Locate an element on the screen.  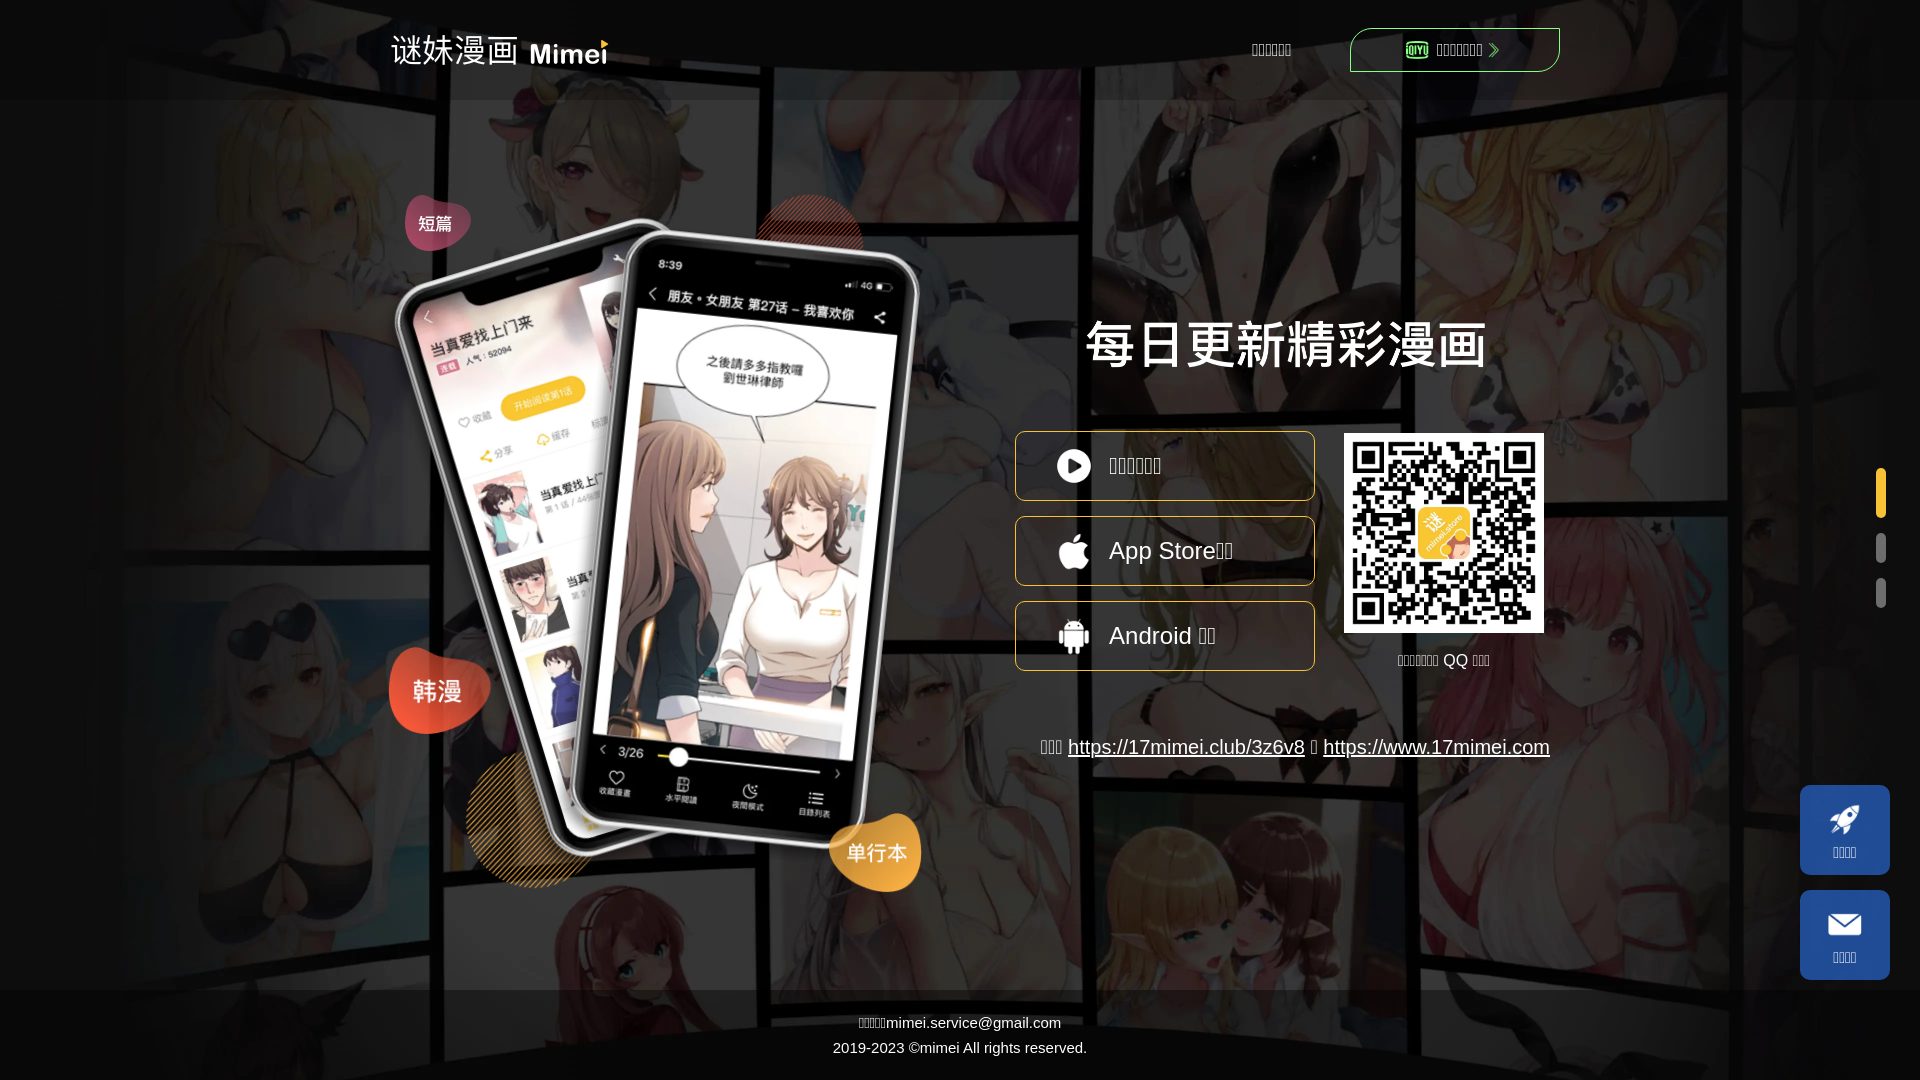
'Section 2' is located at coordinates (1876, 550).